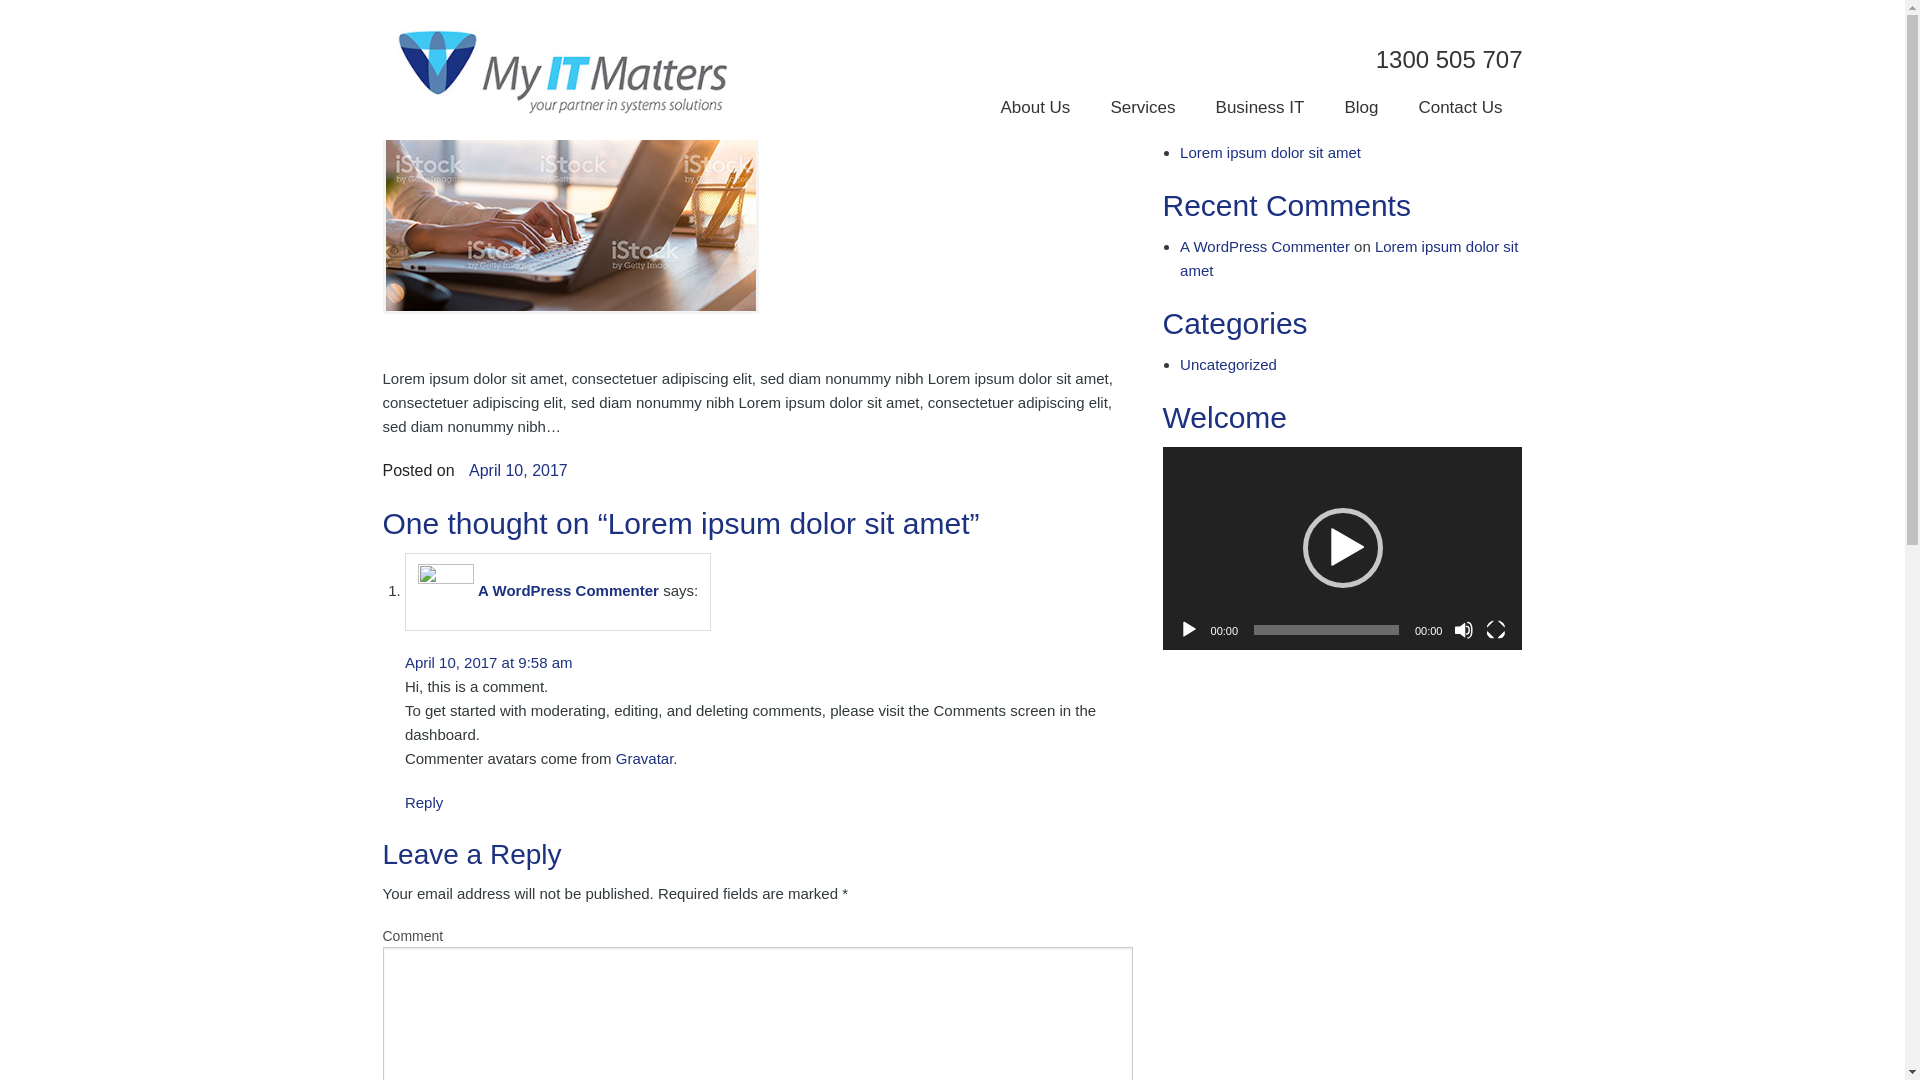  Describe the element at coordinates (1496, 628) in the screenshot. I see `'Fullscreen'` at that location.